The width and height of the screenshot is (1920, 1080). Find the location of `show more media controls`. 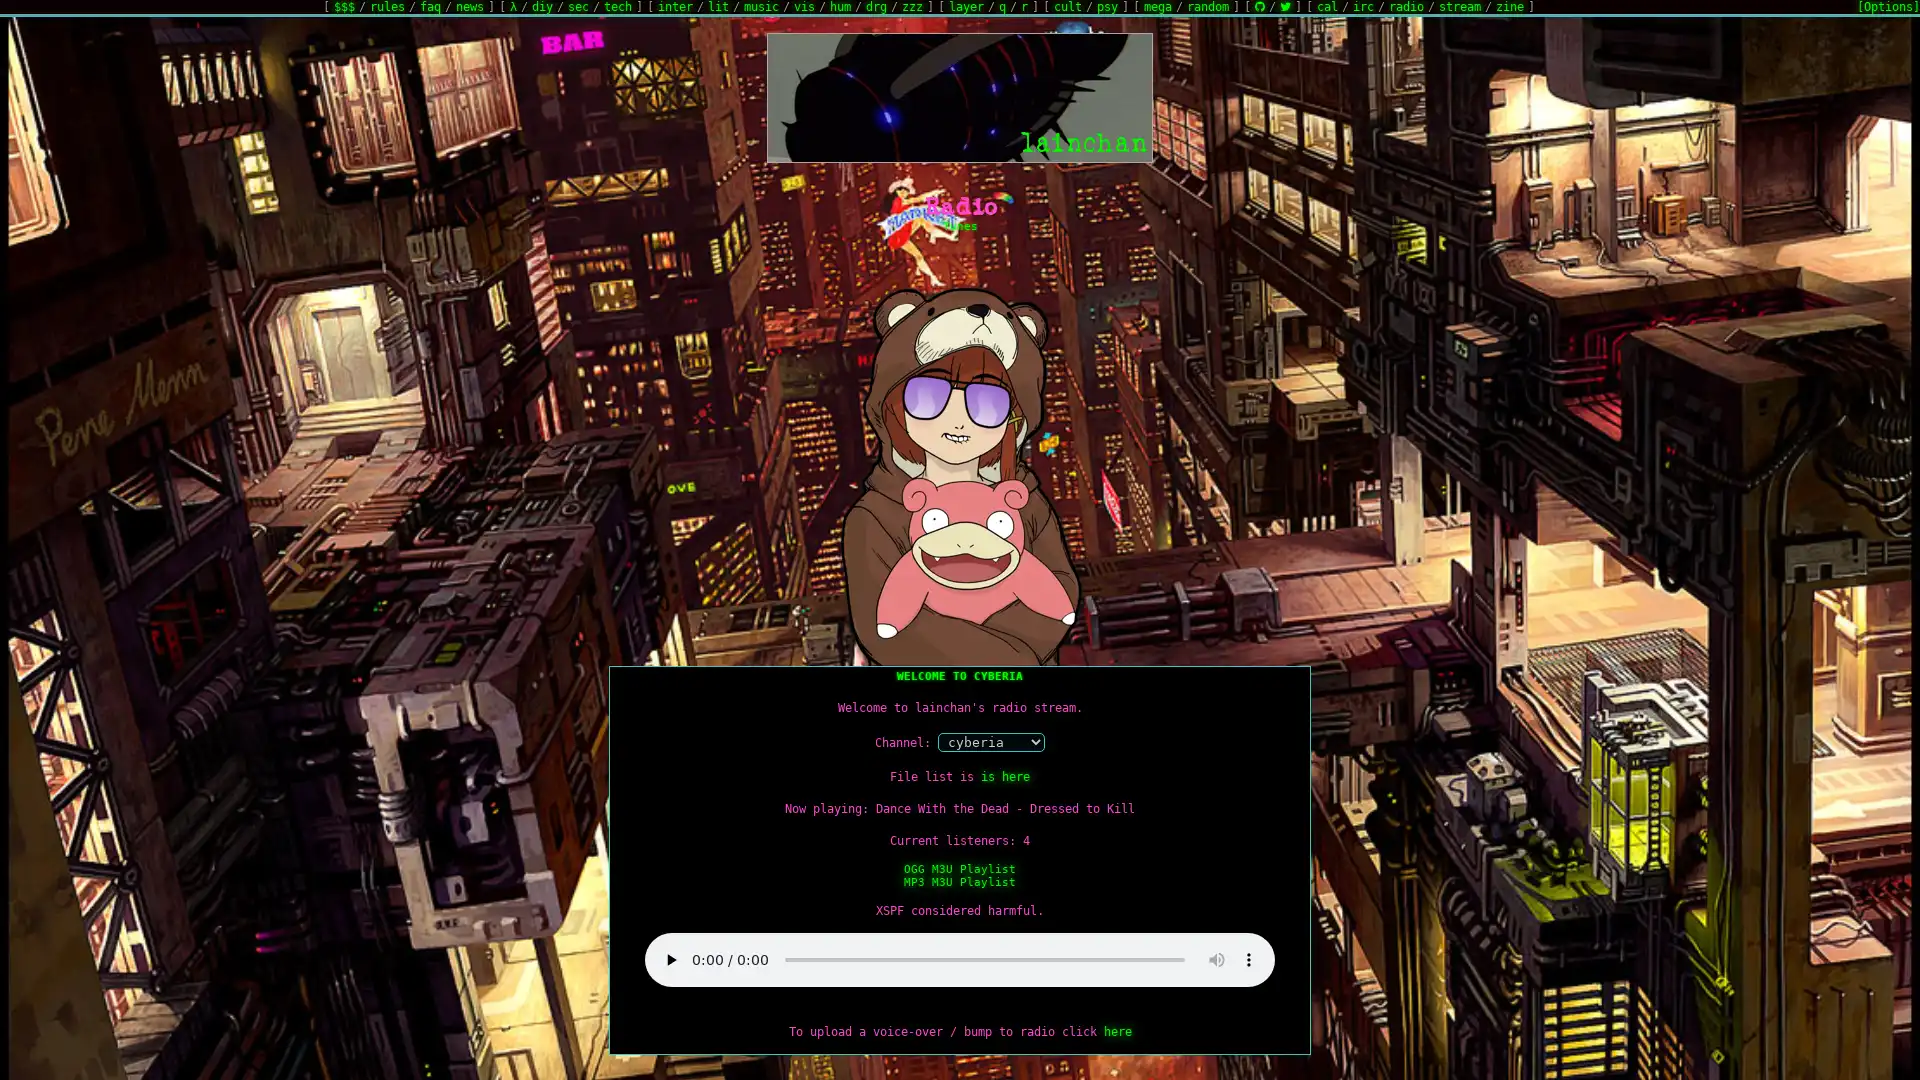

show more media controls is located at coordinates (1247, 959).